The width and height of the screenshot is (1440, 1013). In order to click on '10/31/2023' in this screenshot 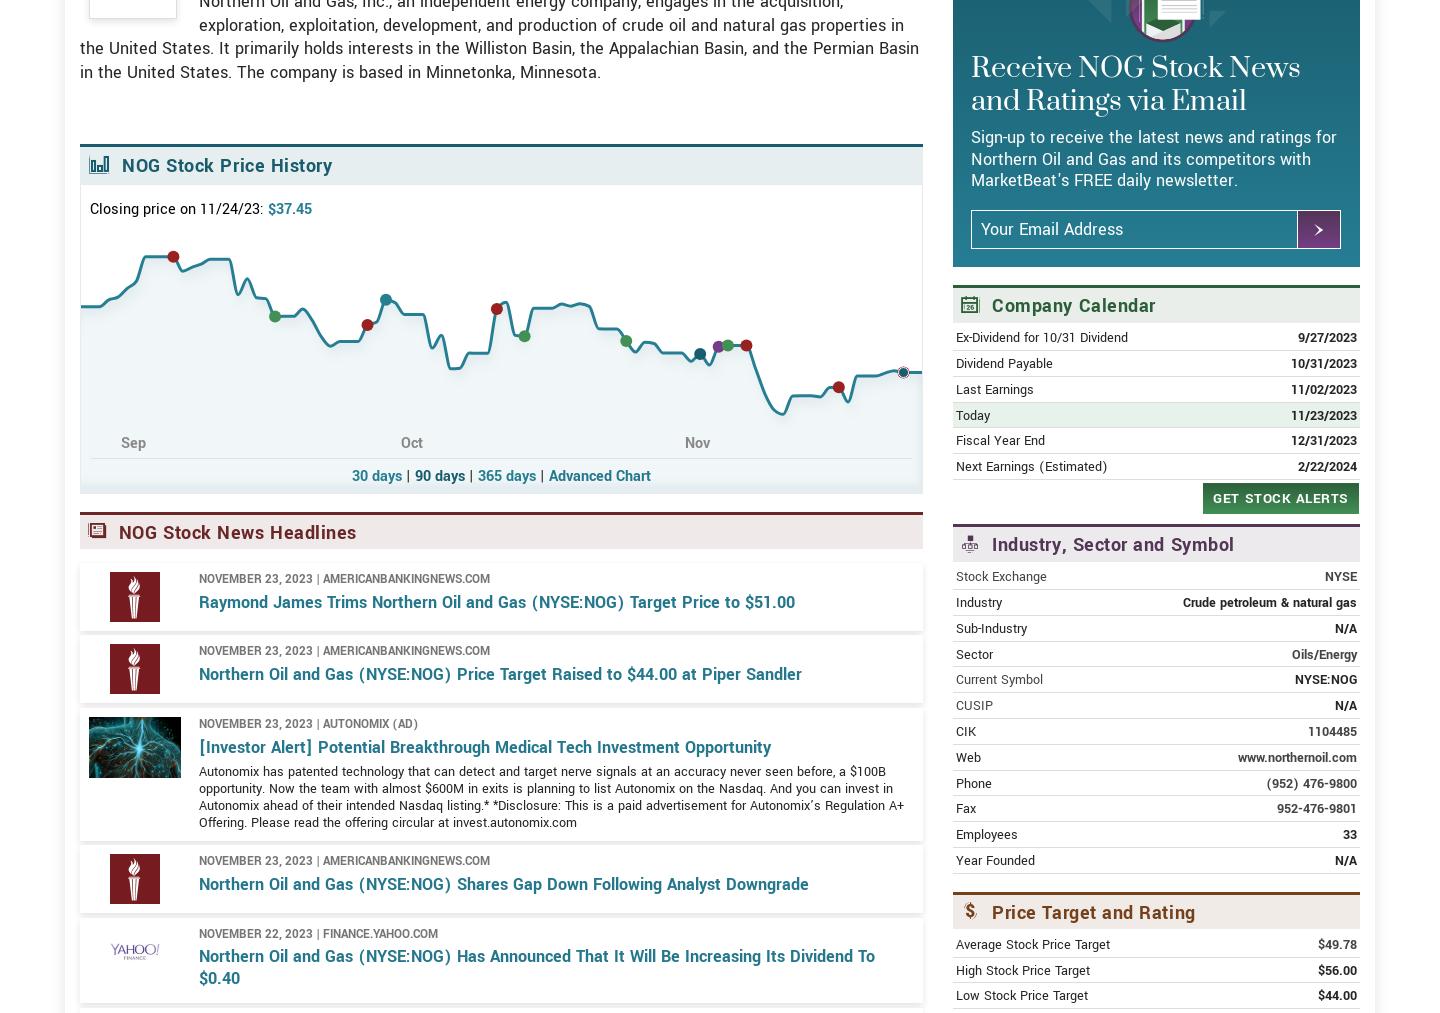, I will do `click(1321, 433)`.